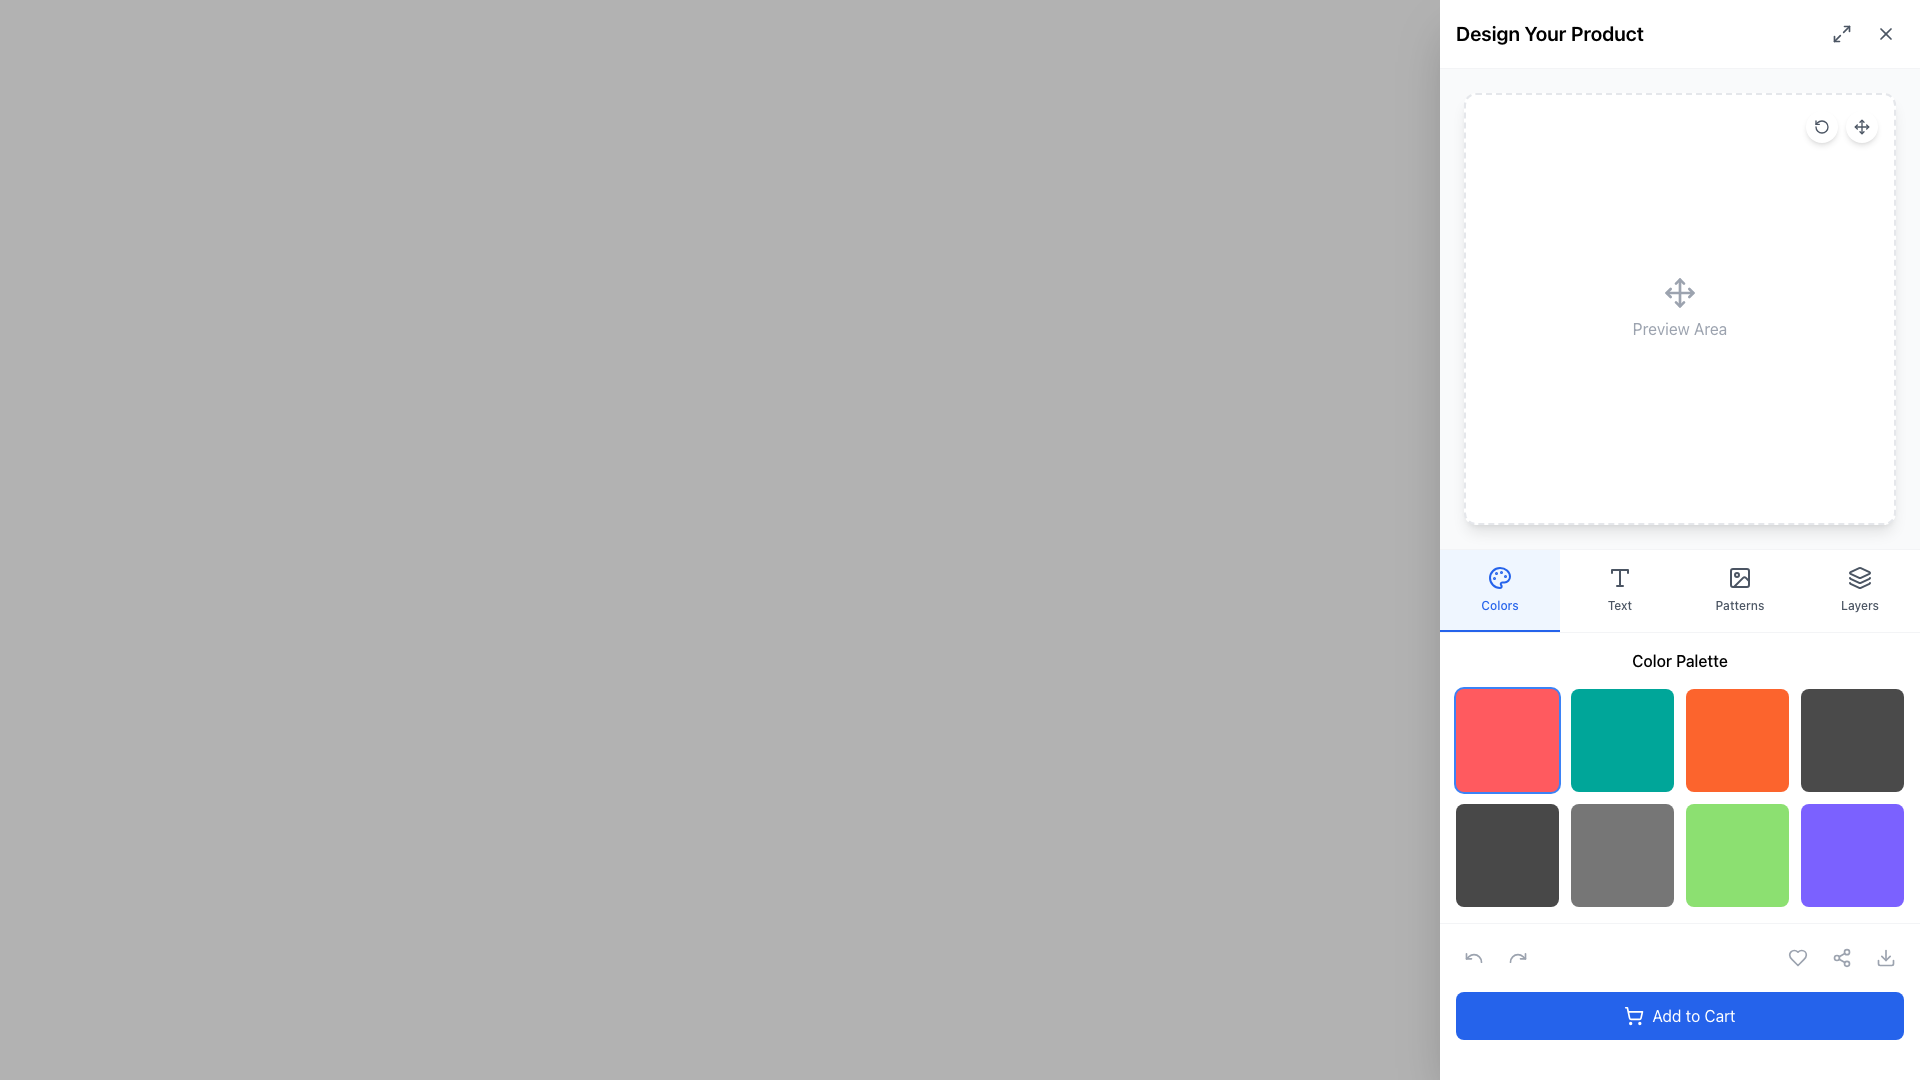 Image resolution: width=1920 pixels, height=1080 pixels. What do you see at coordinates (1473, 956) in the screenshot?
I see `the undo button, which is the first icon in a horizontal layout located below the color palette area on the leftmost side` at bounding box center [1473, 956].